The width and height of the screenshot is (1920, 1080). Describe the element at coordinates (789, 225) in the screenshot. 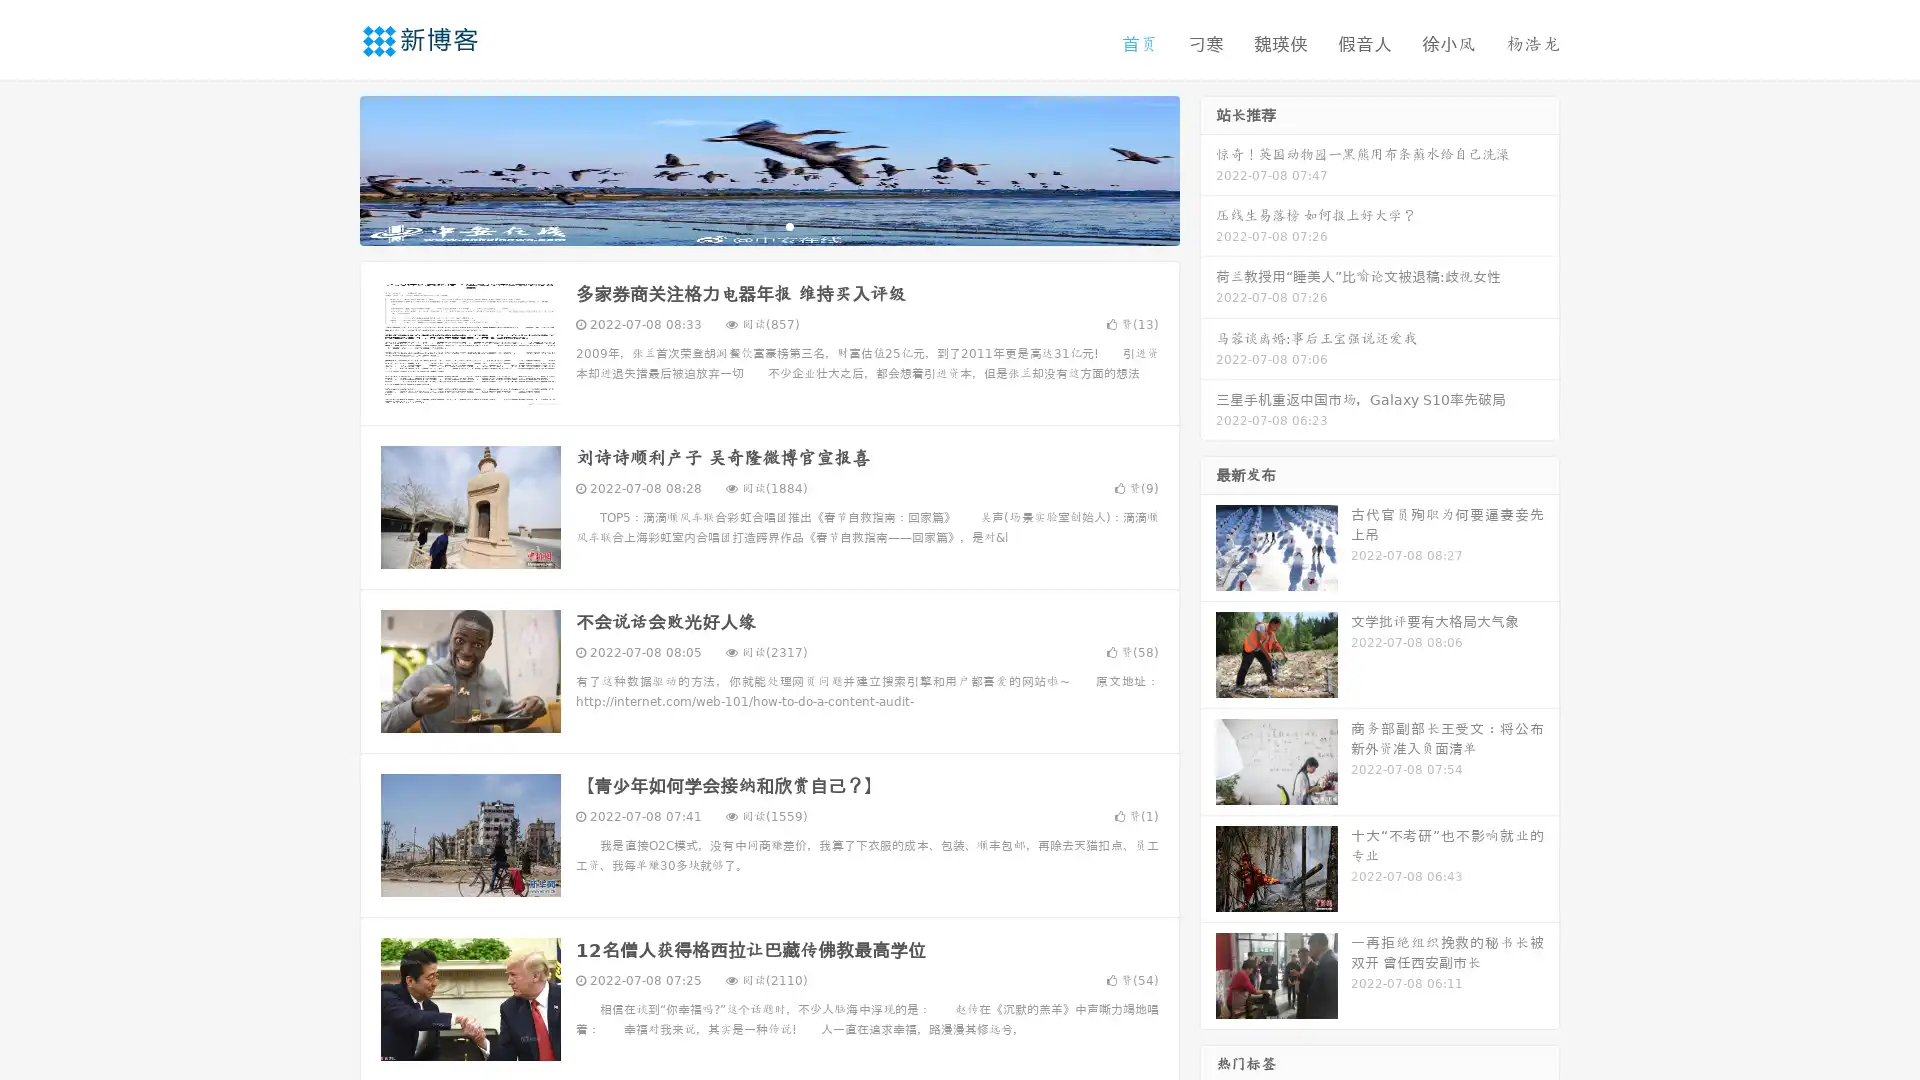

I see `Go to slide 3` at that location.